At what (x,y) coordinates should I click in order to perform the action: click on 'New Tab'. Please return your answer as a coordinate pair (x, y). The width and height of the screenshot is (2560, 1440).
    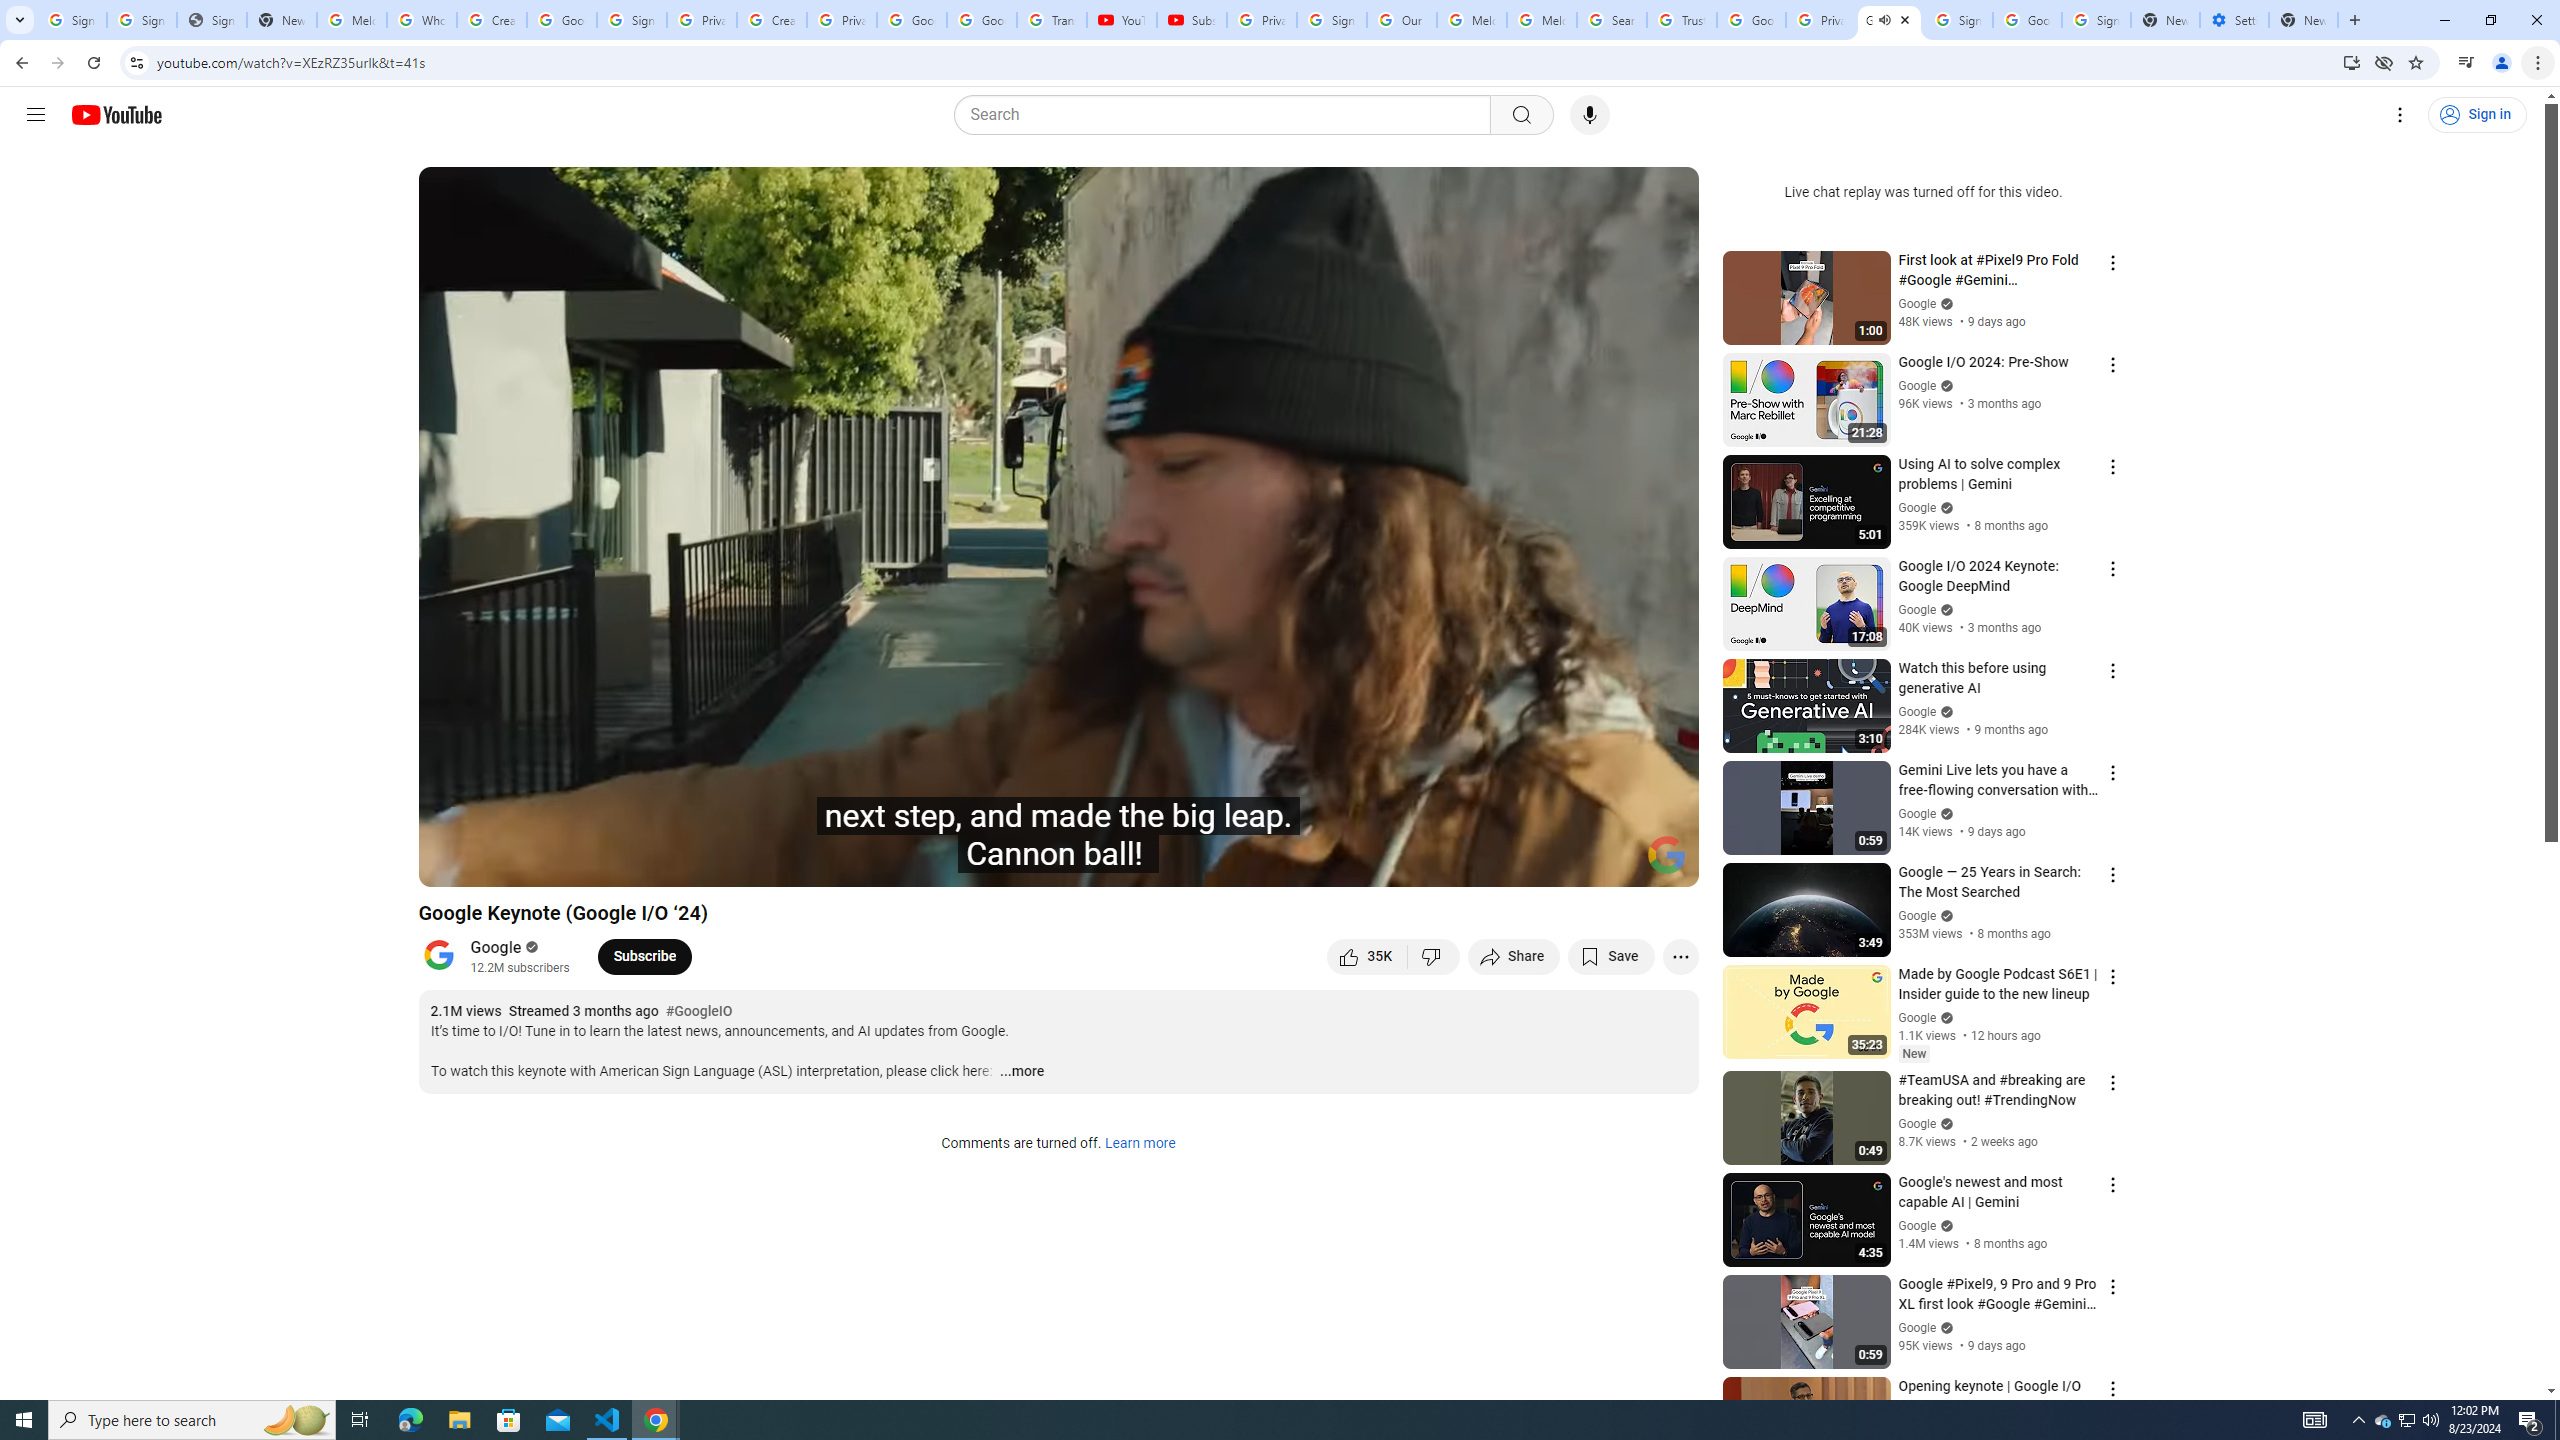
    Looking at the image, I should click on (2303, 19).